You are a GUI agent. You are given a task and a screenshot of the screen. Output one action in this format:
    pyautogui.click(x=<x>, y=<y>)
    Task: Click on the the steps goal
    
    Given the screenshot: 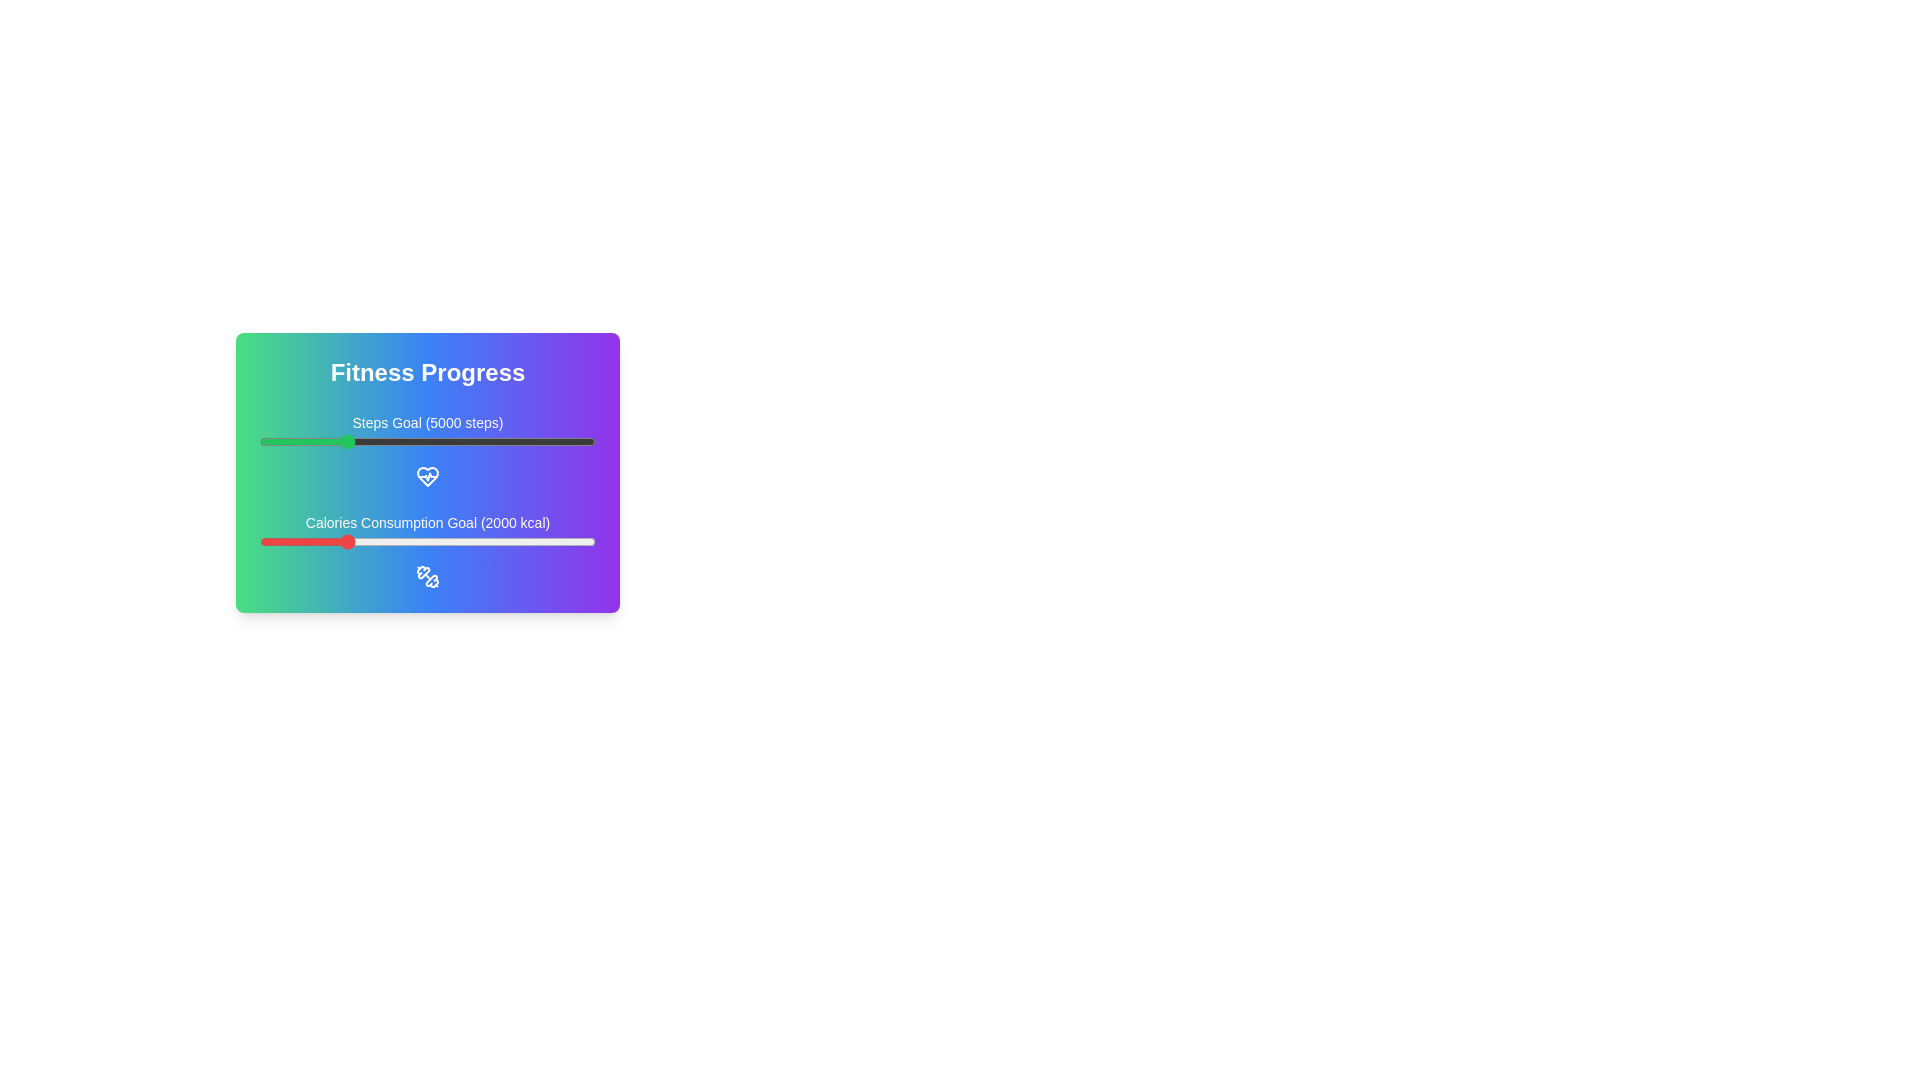 What is the action you would take?
    pyautogui.click(x=560, y=441)
    